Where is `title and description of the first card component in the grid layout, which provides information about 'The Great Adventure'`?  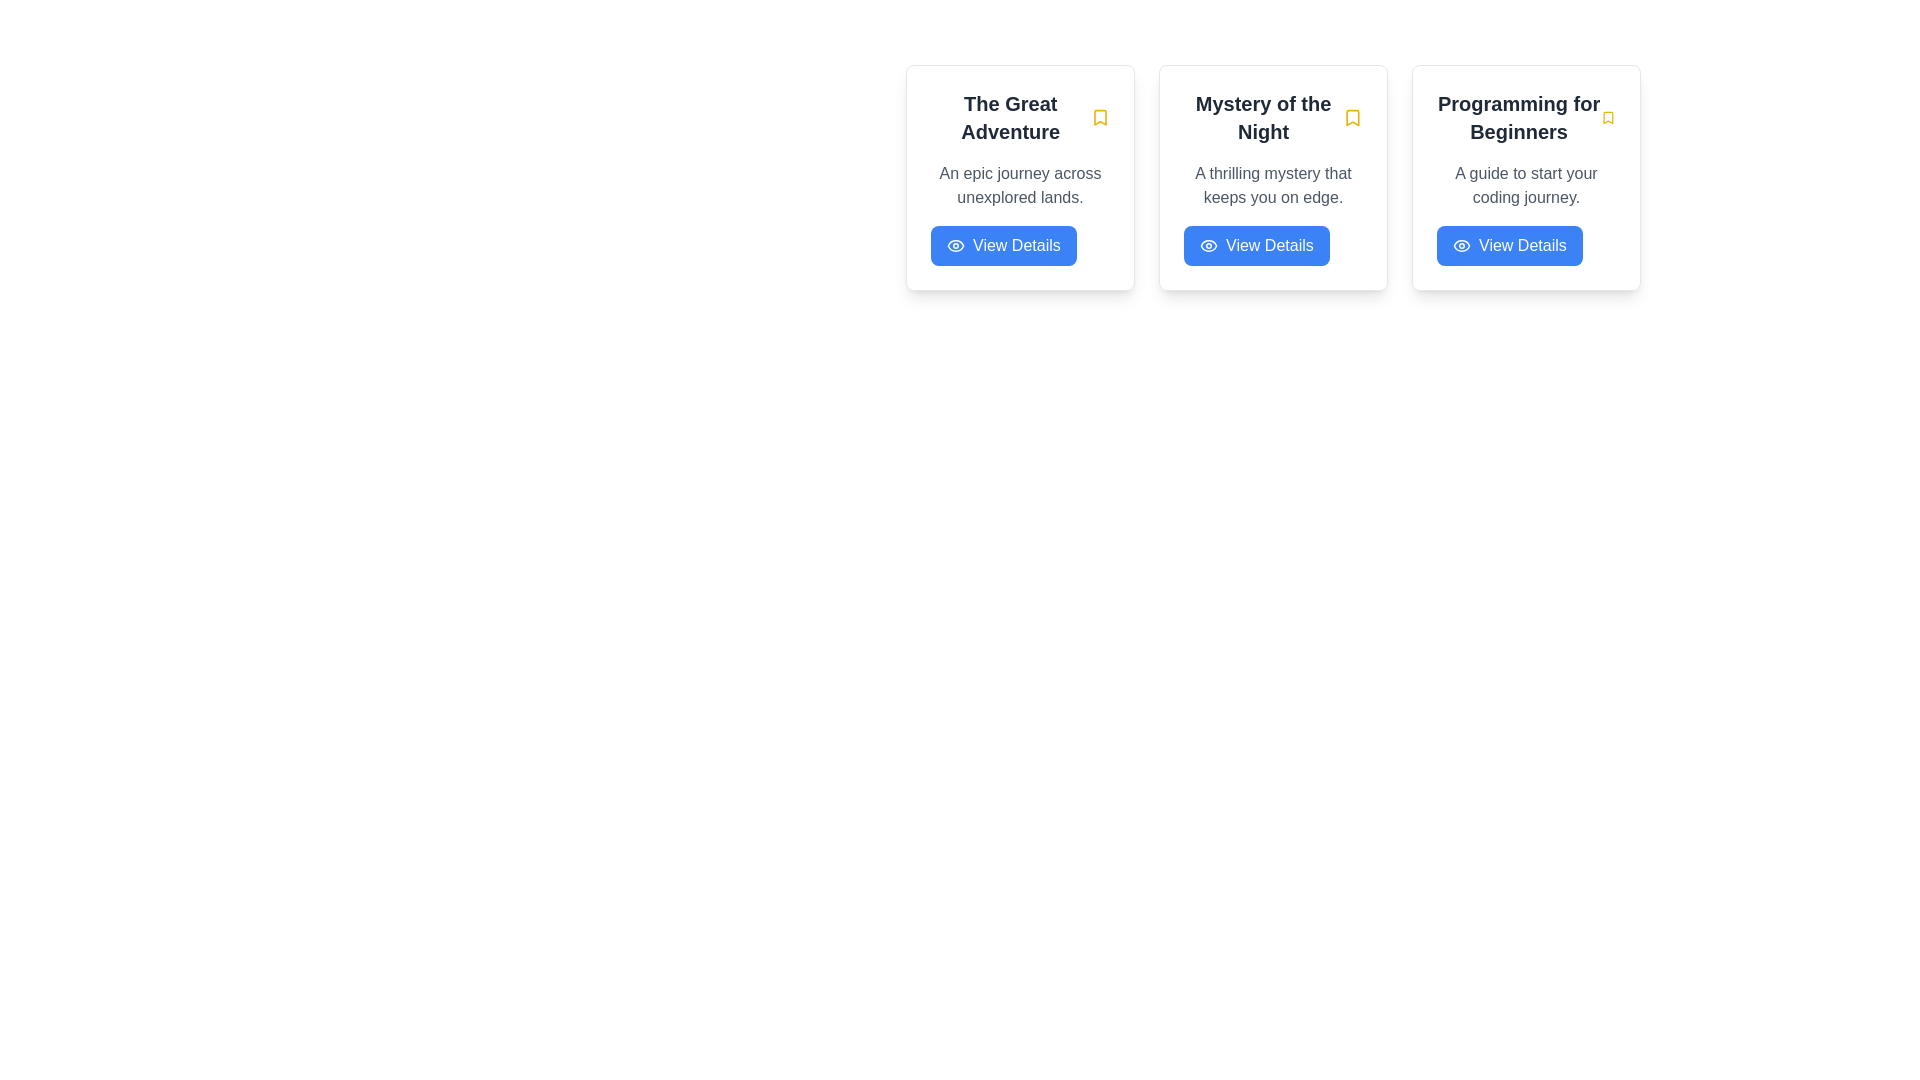 title and description of the first card component in the grid layout, which provides information about 'The Great Adventure' is located at coordinates (1020, 176).